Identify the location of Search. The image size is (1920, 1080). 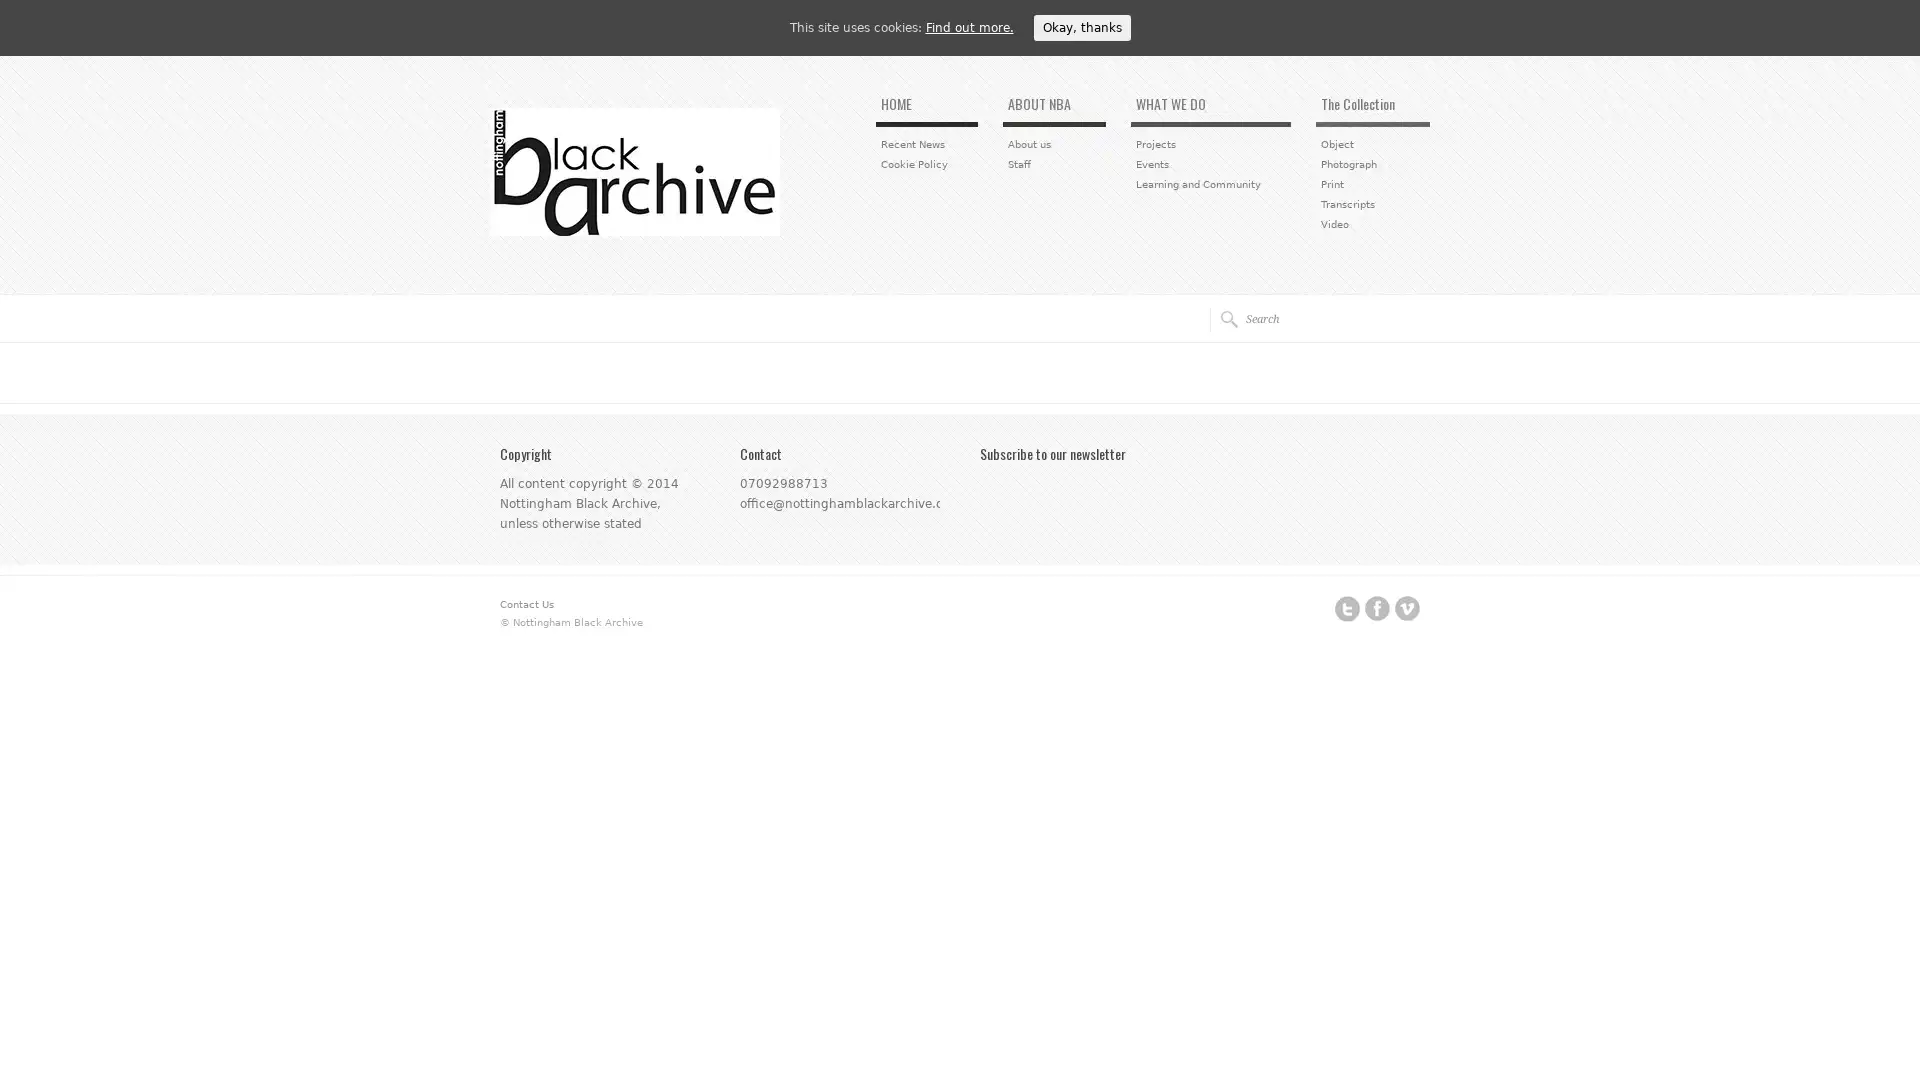
(1222, 318).